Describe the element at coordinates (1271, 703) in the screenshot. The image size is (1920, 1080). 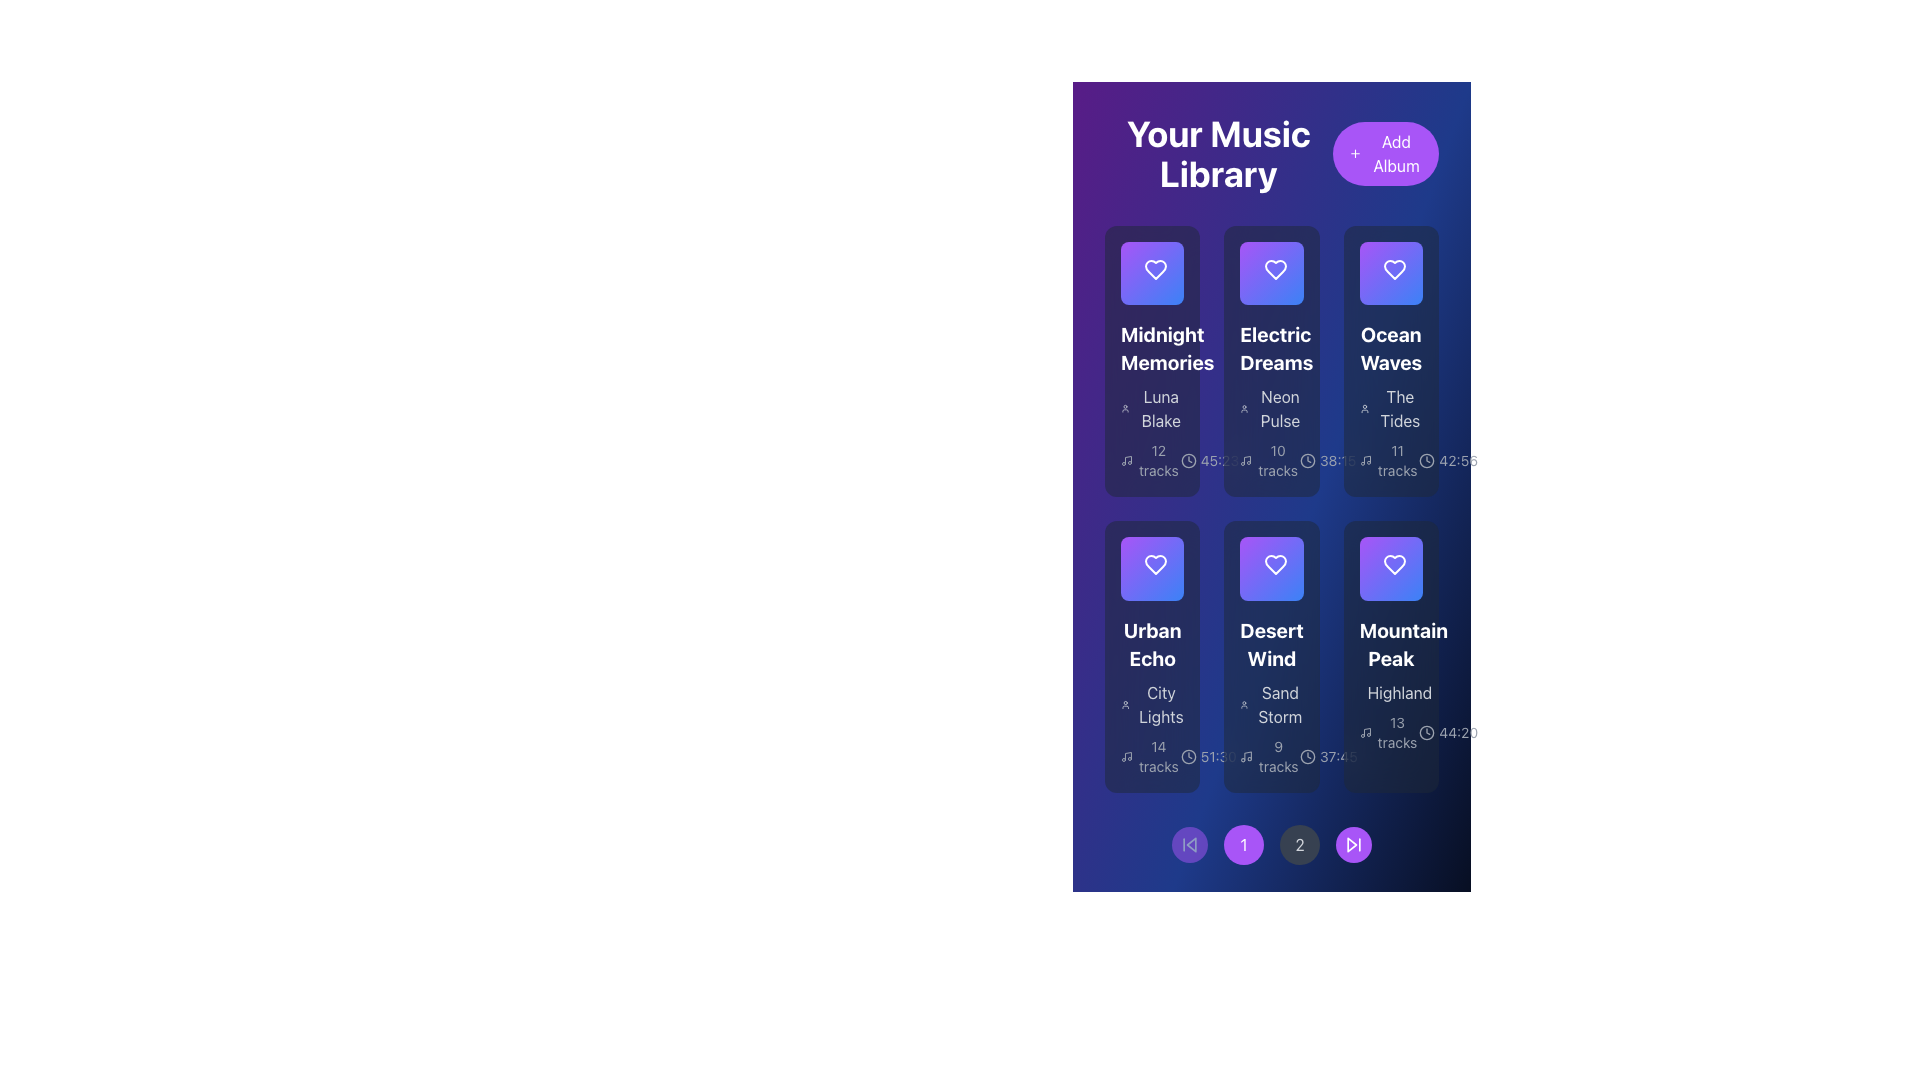
I see `the 'Sand Storm' text label with icon, which is styled in light gray on a dark blue background and positioned in the second column of the 'Desert Wind' card` at that location.